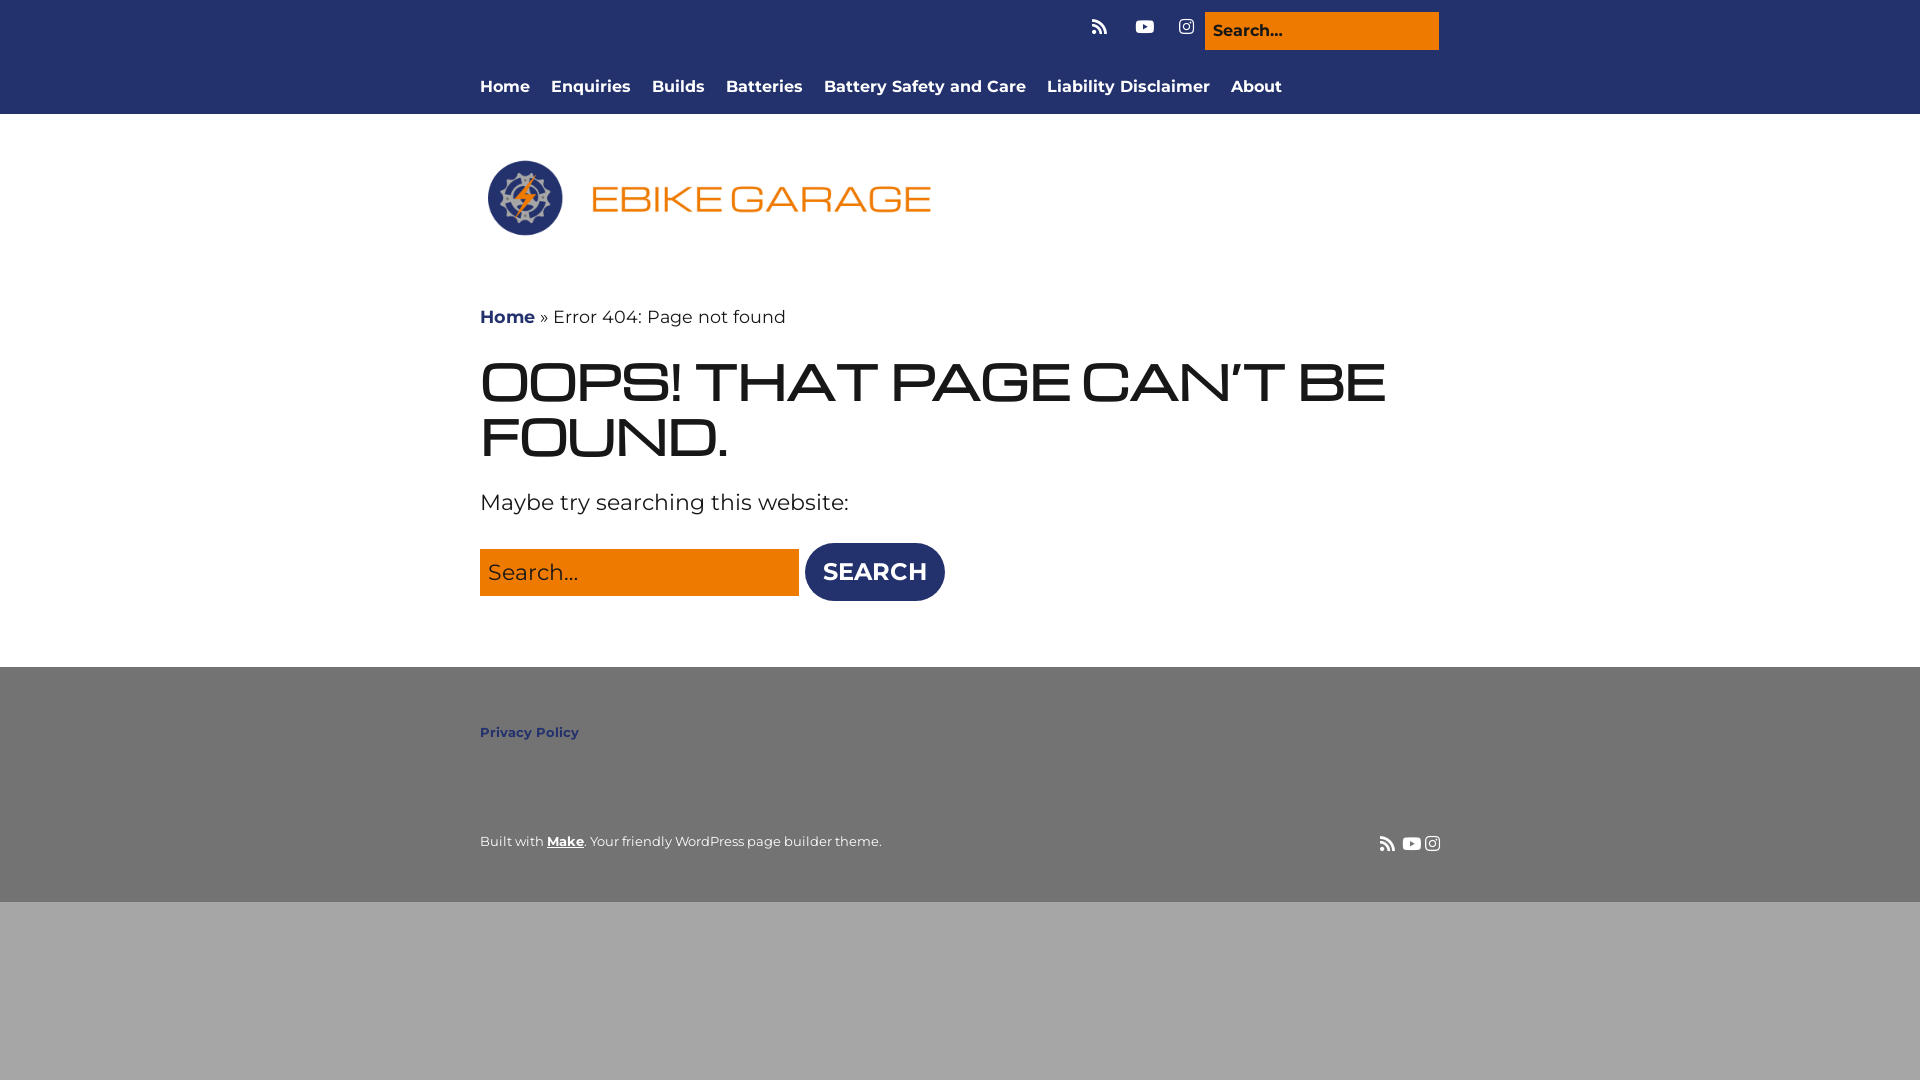  What do you see at coordinates (529, 732) in the screenshot?
I see `'Privacy Policy'` at bounding box center [529, 732].